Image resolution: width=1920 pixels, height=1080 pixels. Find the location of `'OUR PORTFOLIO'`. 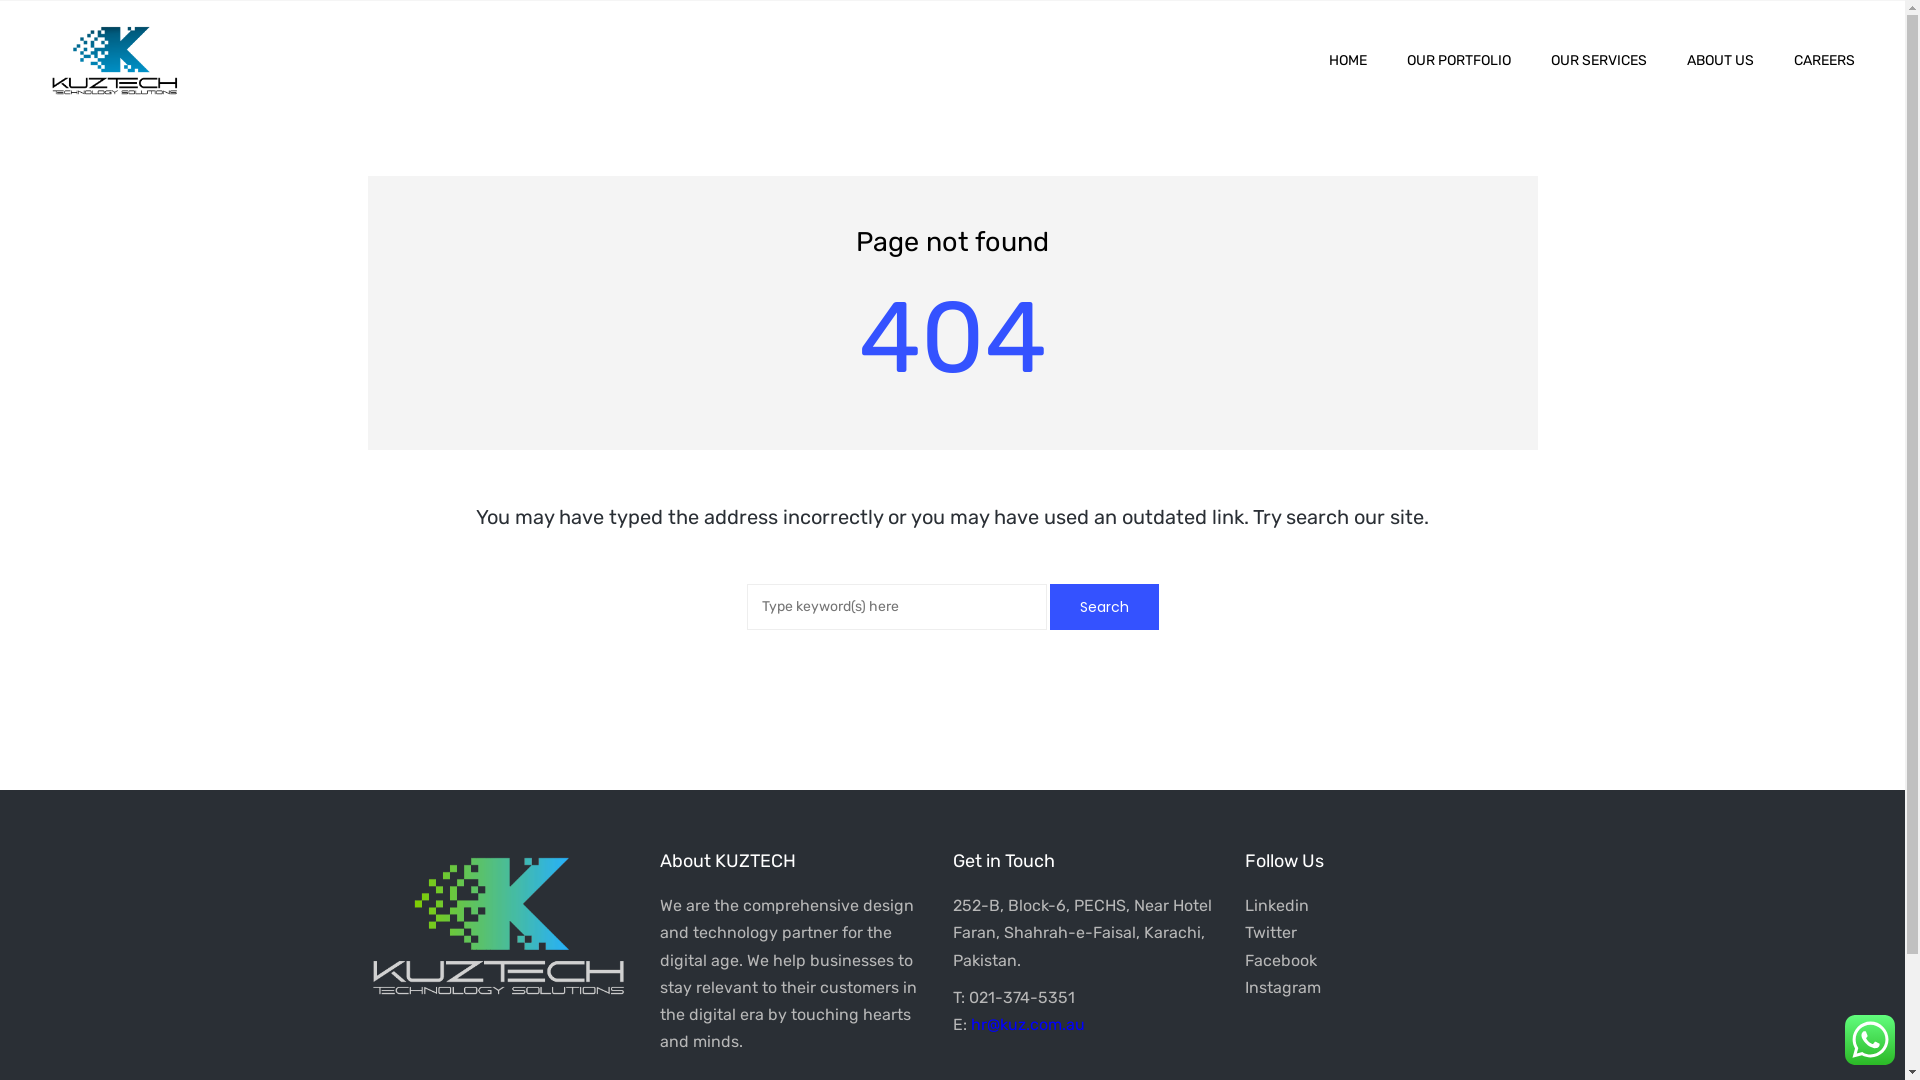

'OUR PORTFOLIO' is located at coordinates (1459, 60).